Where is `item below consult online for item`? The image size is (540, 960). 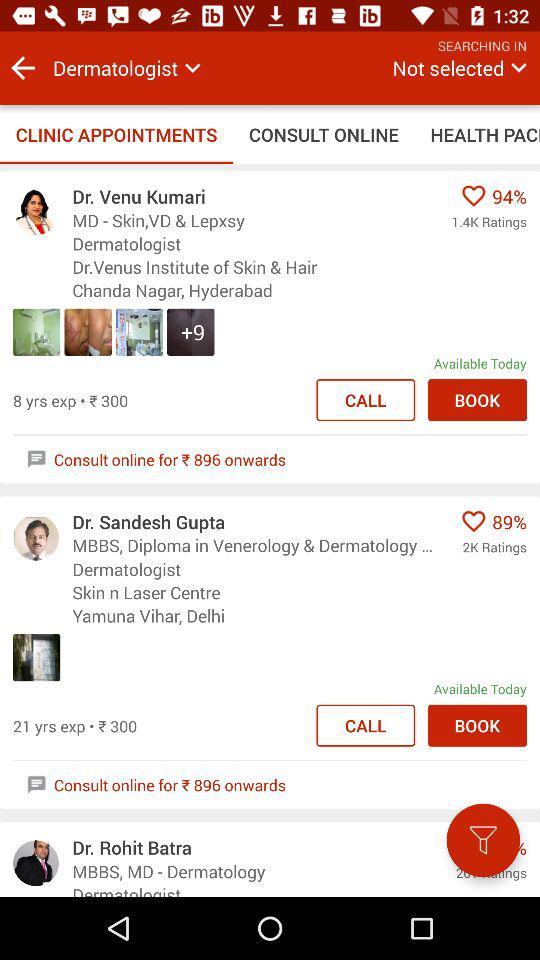 item below consult online for item is located at coordinates (482, 840).